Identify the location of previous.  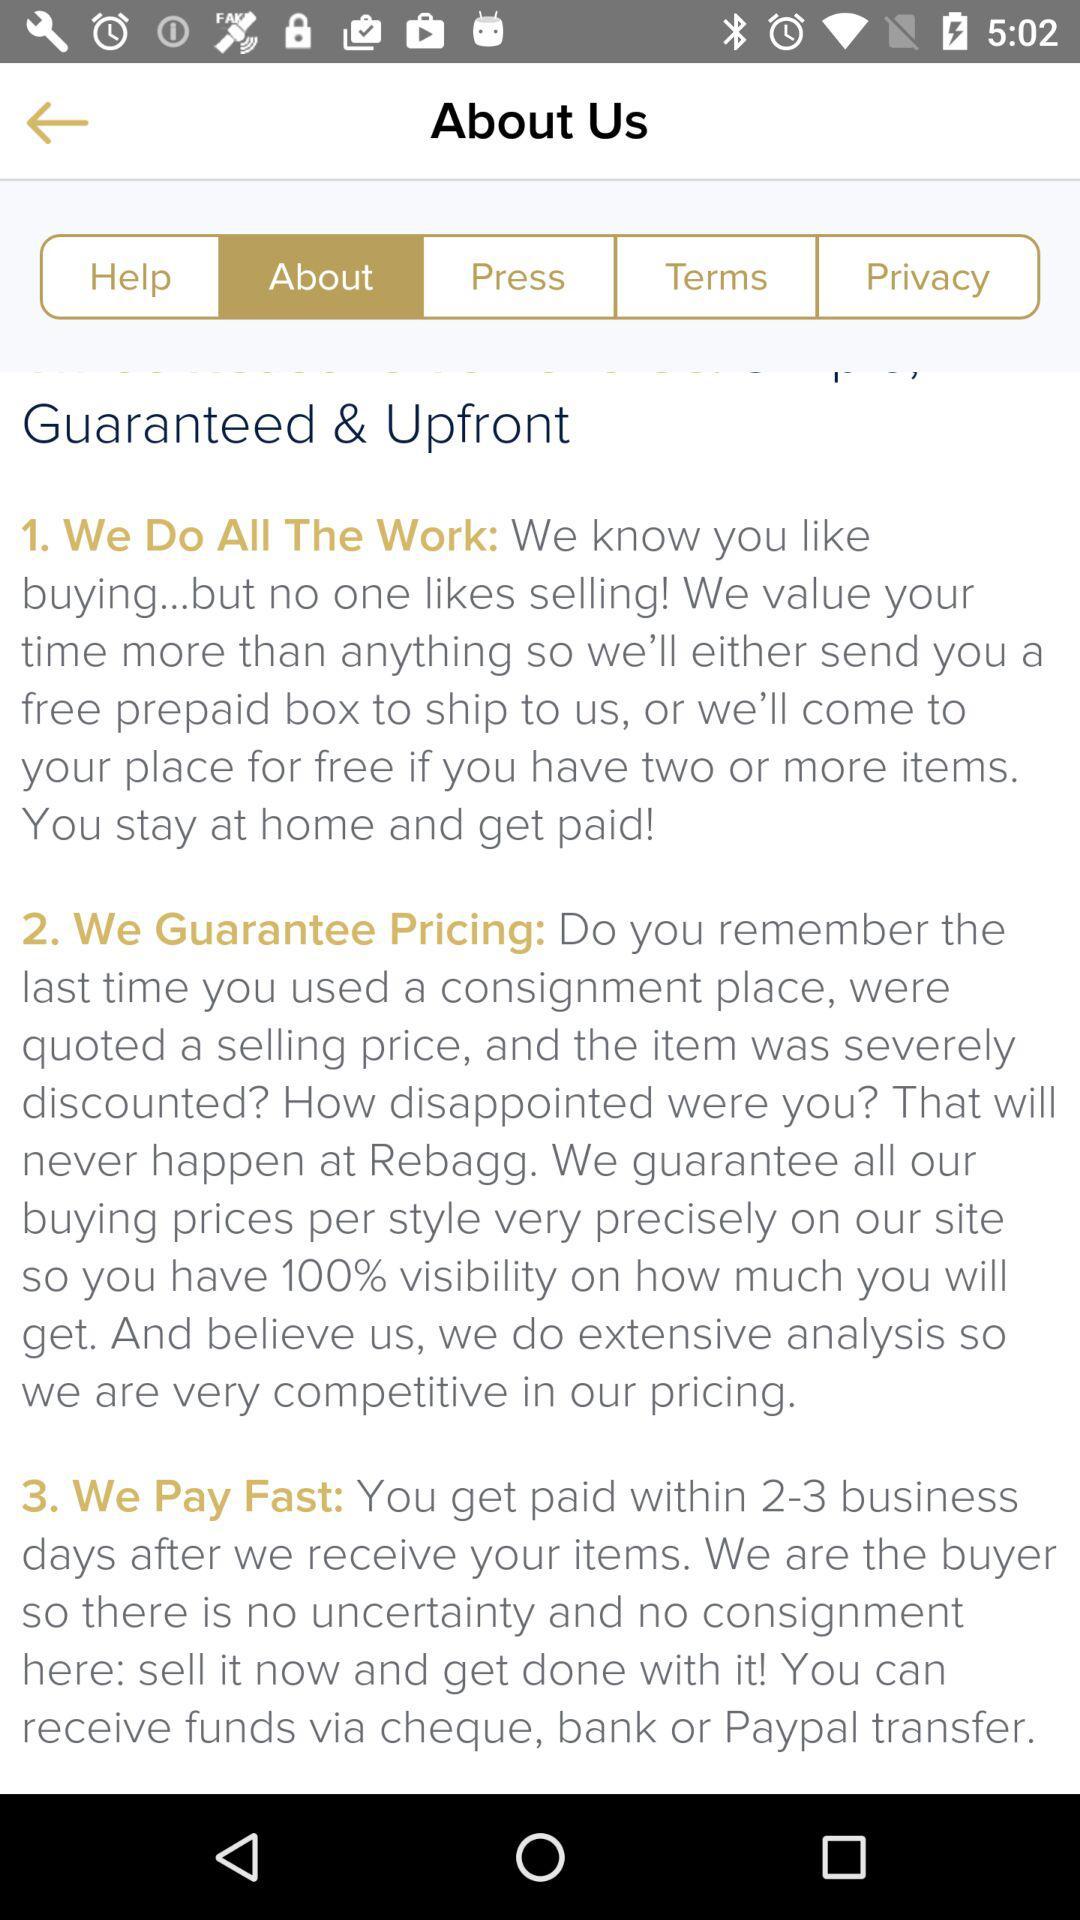
(56, 121).